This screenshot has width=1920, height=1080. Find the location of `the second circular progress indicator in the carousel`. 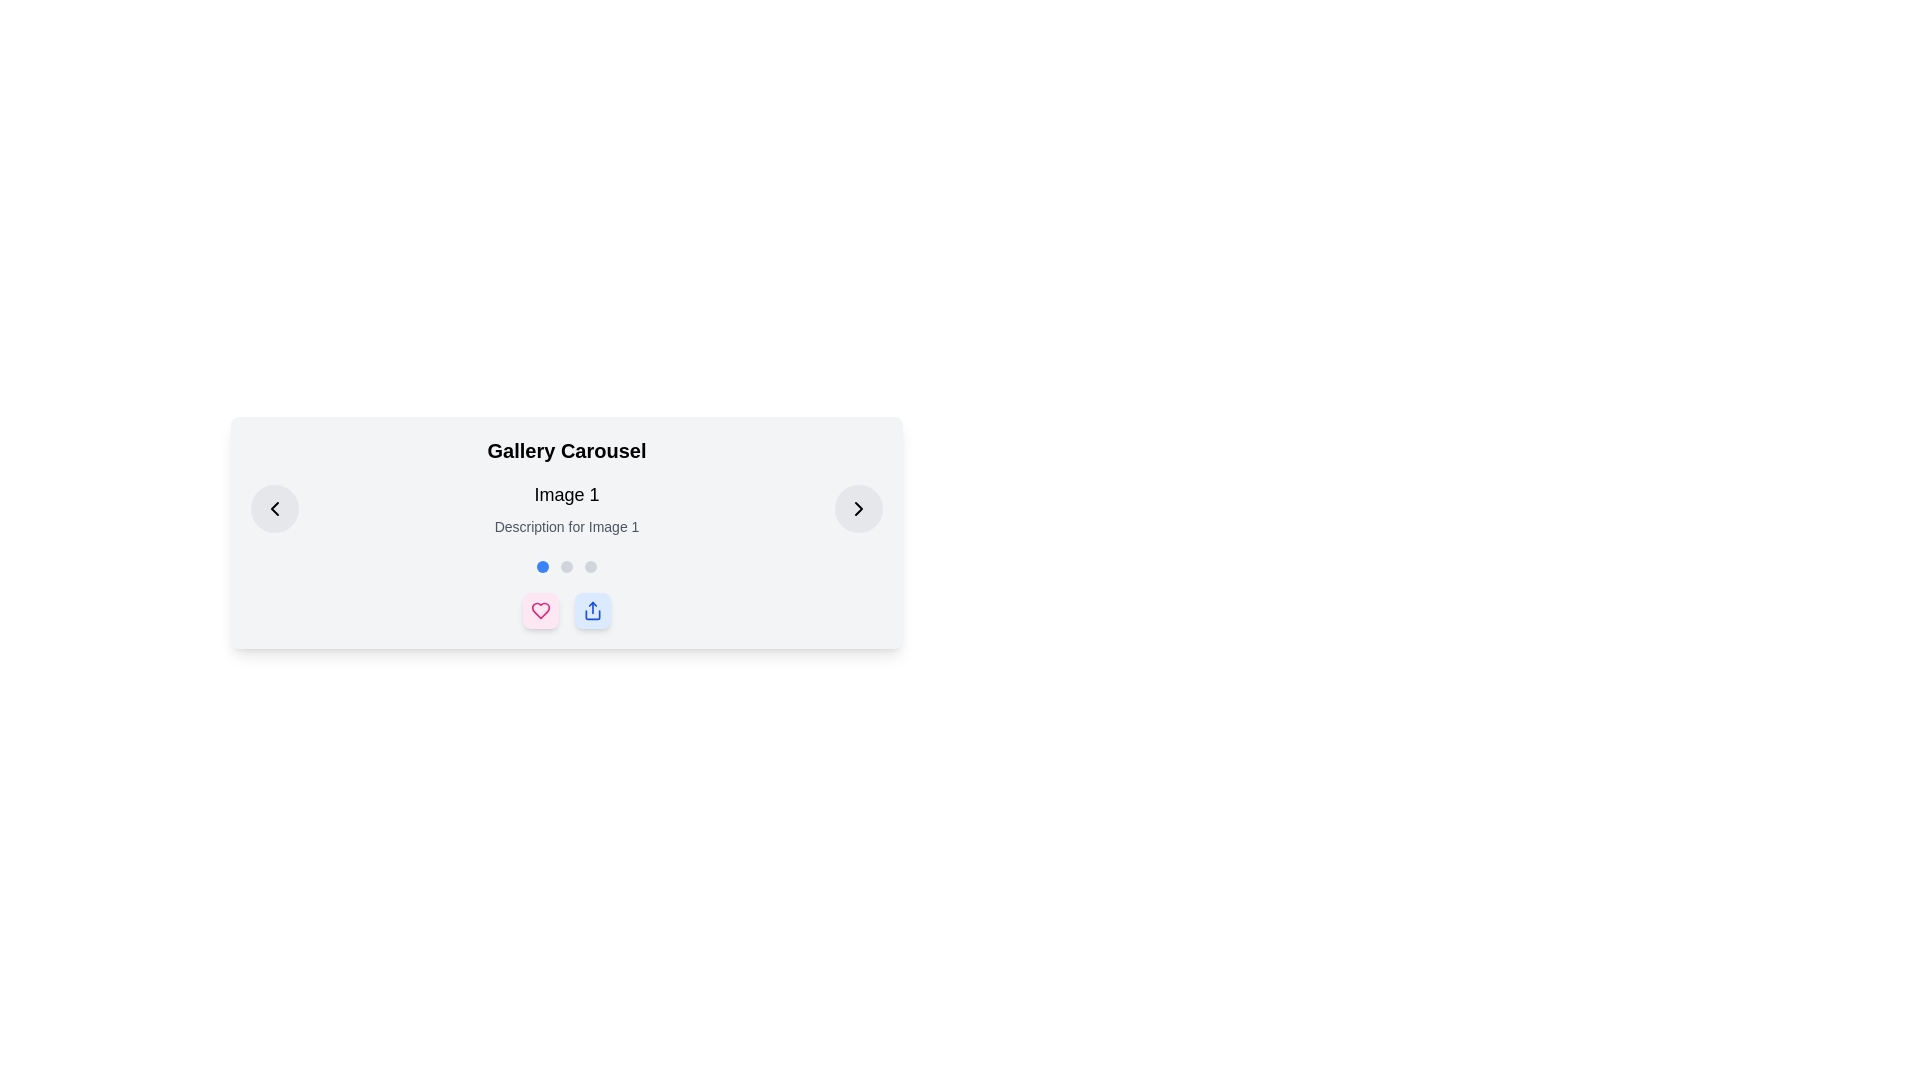

the second circular progress indicator in the carousel is located at coordinates (565, 567).